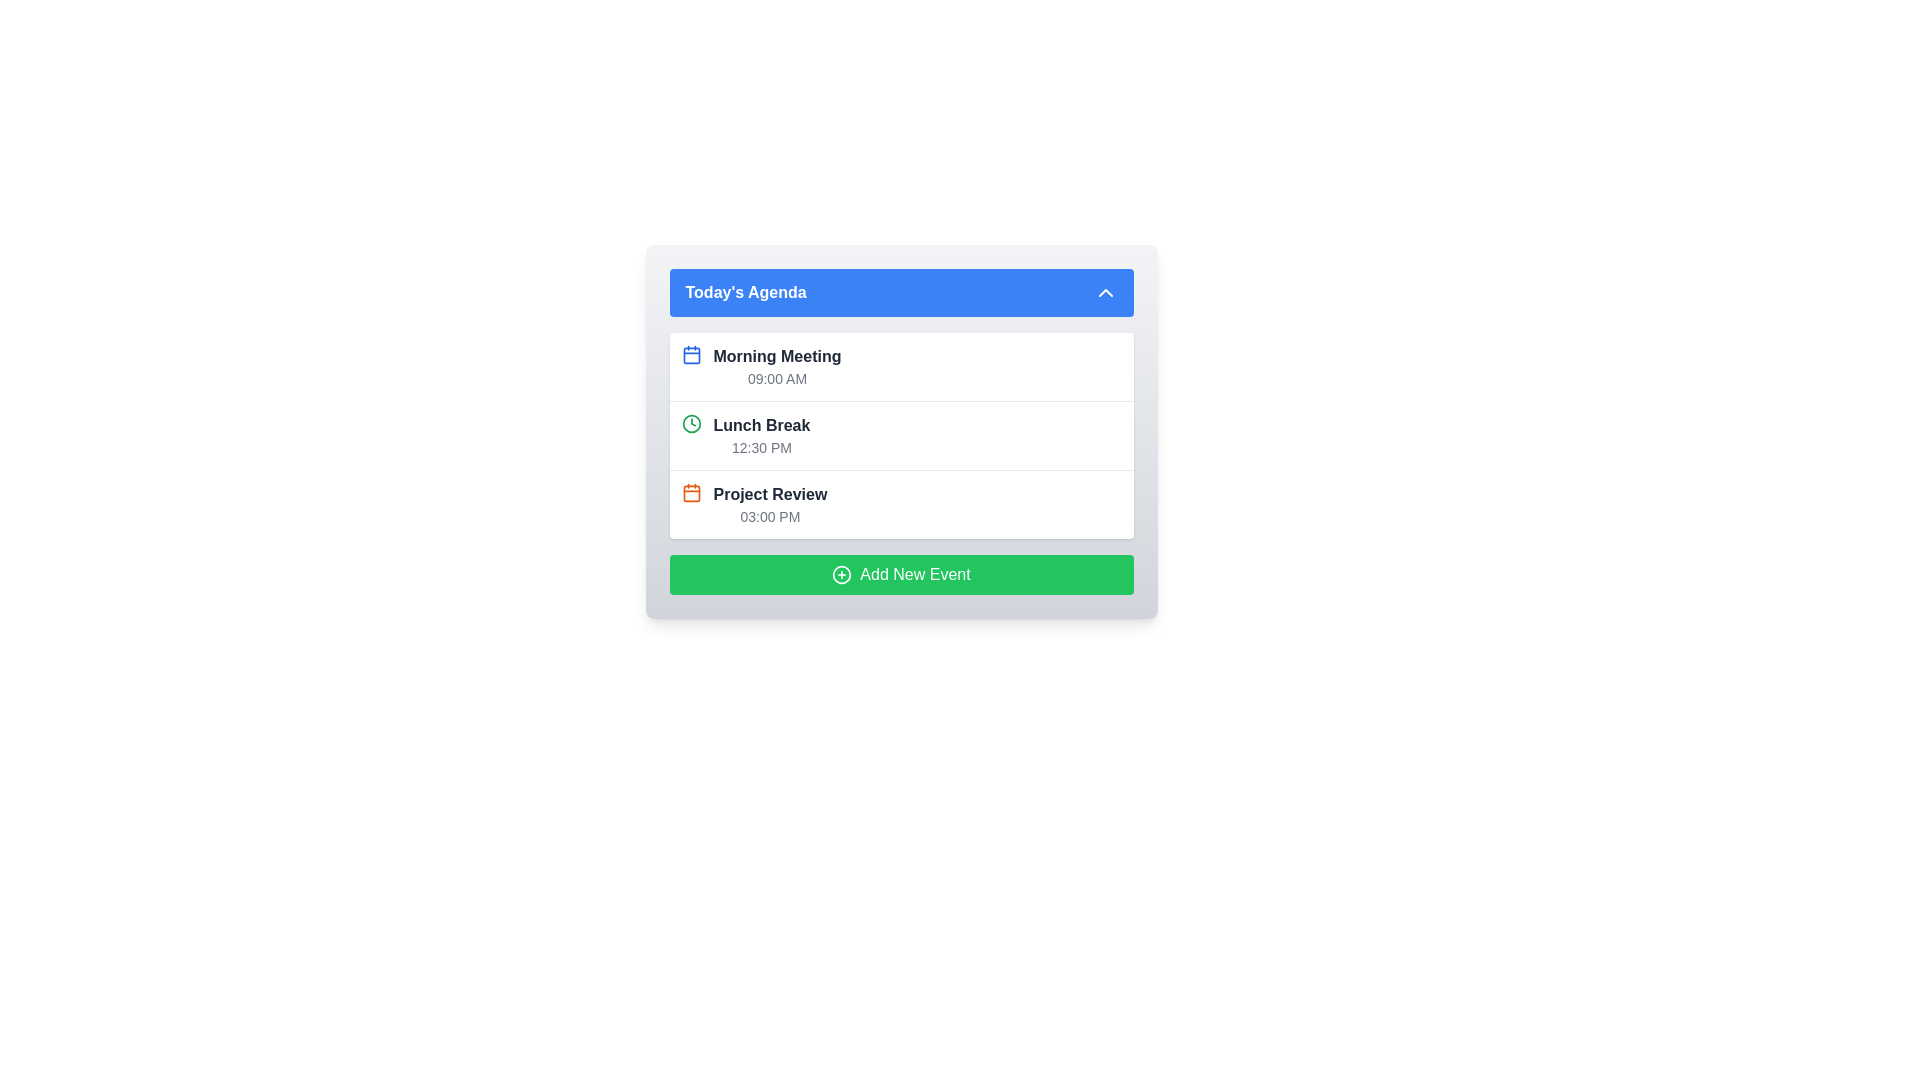 Image resolution: width=1920 pixels, height=1080 pixels. I want to click on the text label displaying the title of the event scheduled for '09:00 AM' in 'Today's Agenda', so click(776, 356).